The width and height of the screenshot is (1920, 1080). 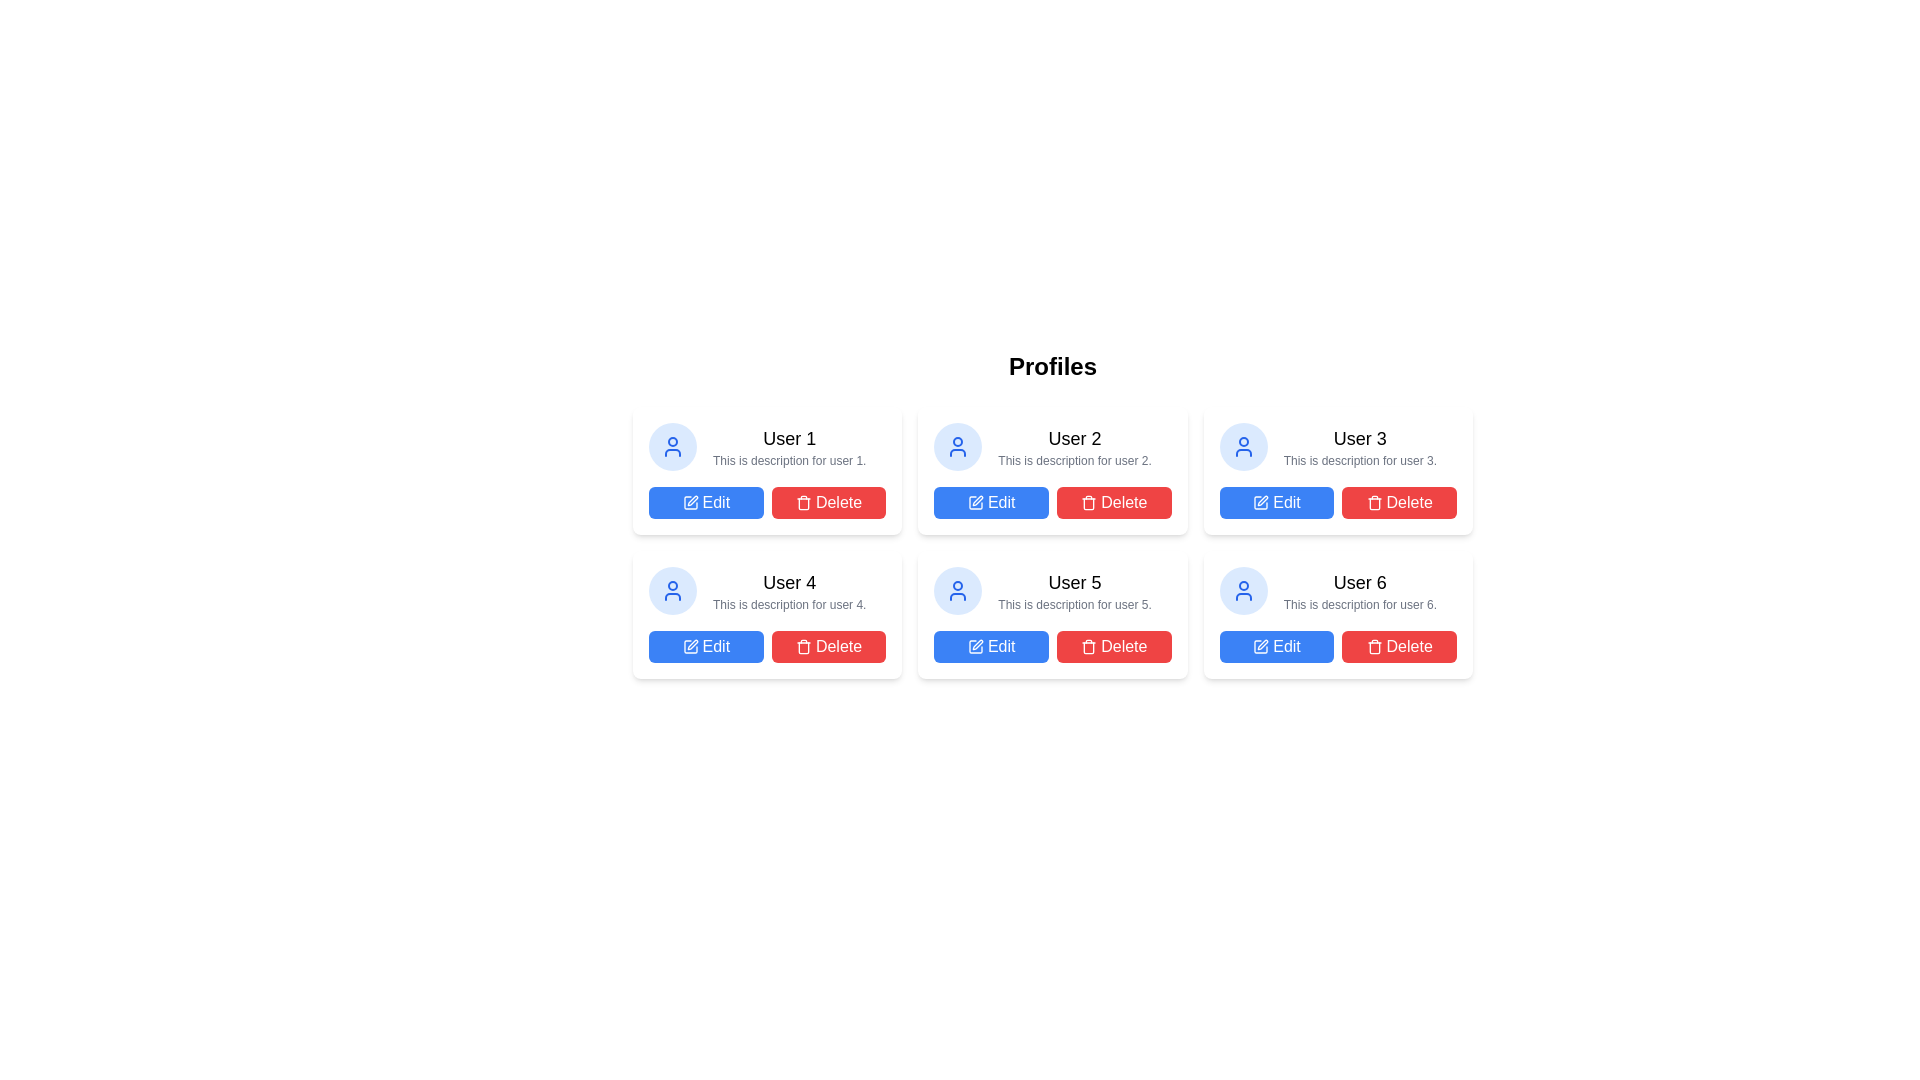 What do you see at coordinates (957, 446) in the screenshot?
I see `the user icon for 'User 2', which is a blue circular outline with a smaller head and shoulders in a light blue background, located at the top row and second column of the profiles grid` at bounding box center [957, 446].